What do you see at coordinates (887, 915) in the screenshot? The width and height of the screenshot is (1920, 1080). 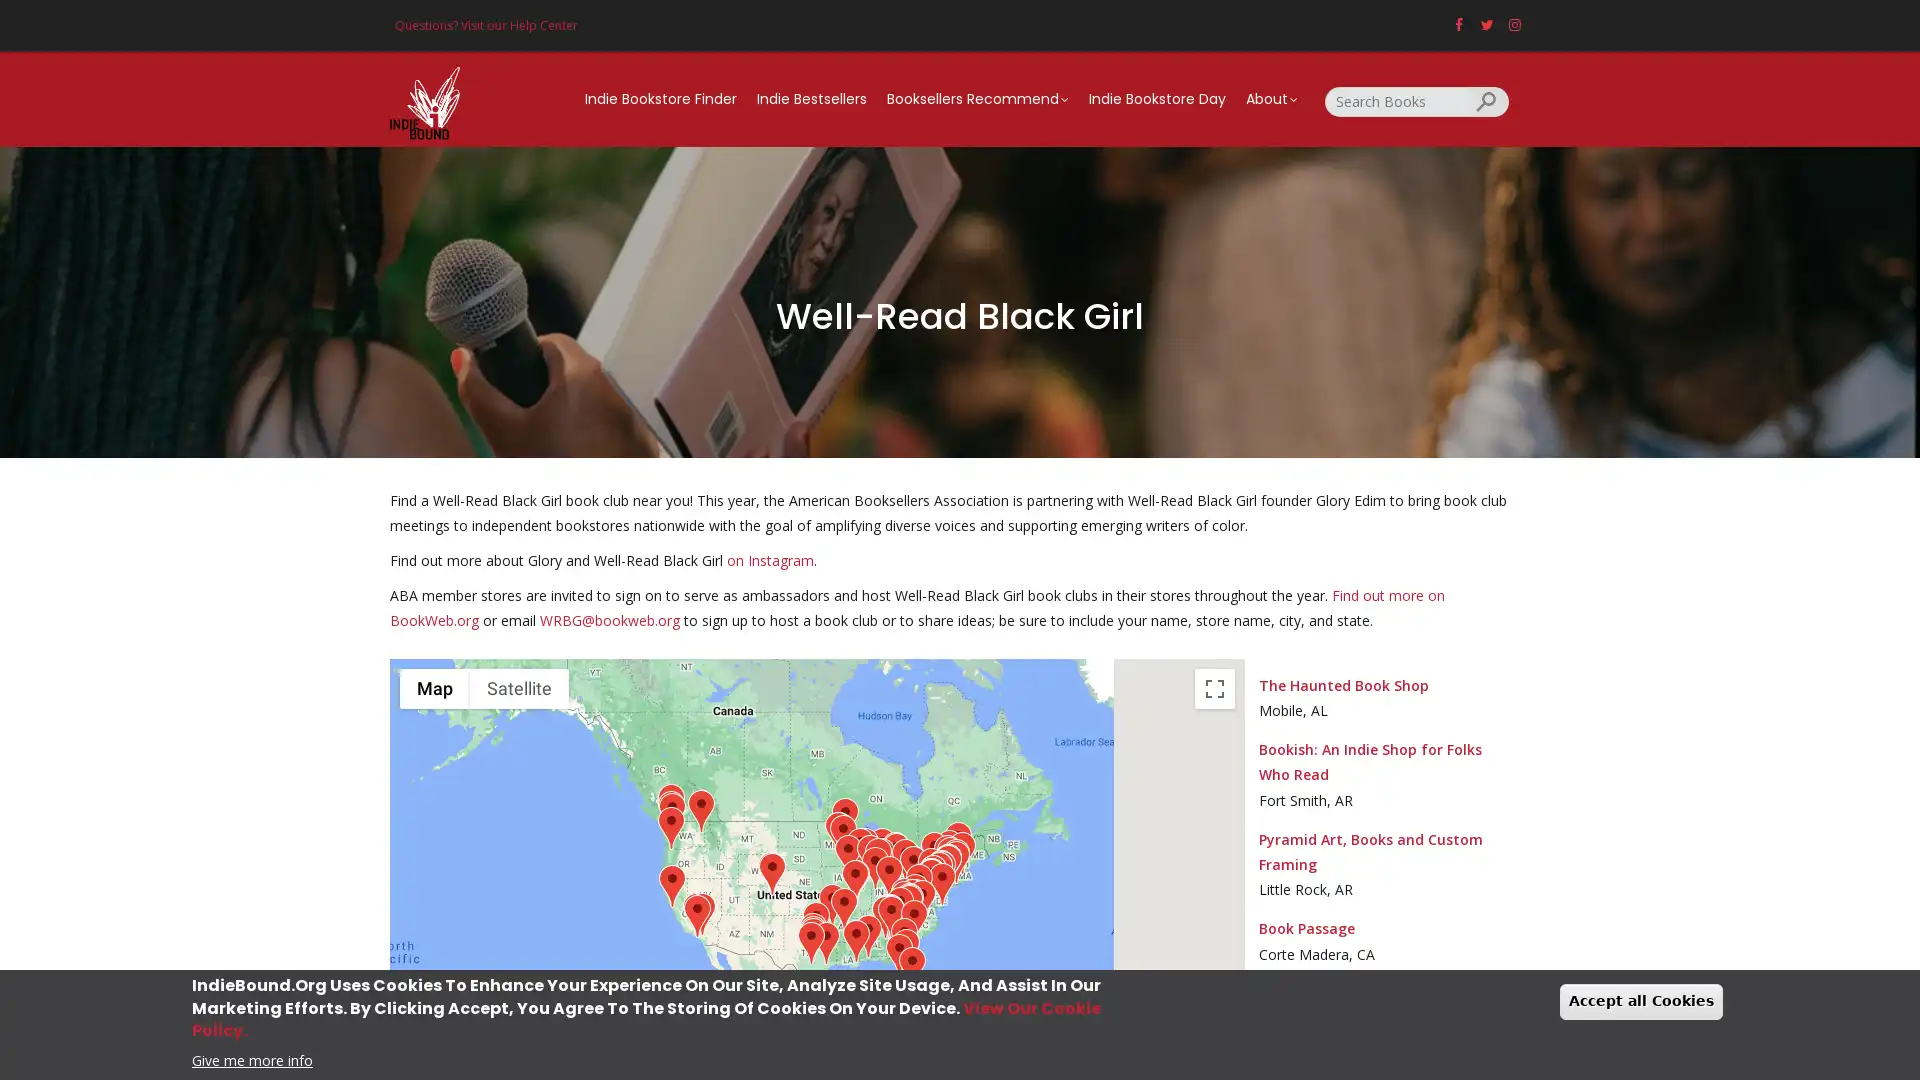 I see `Brave + Kind Bookshop` at bounding box center [887, 915].